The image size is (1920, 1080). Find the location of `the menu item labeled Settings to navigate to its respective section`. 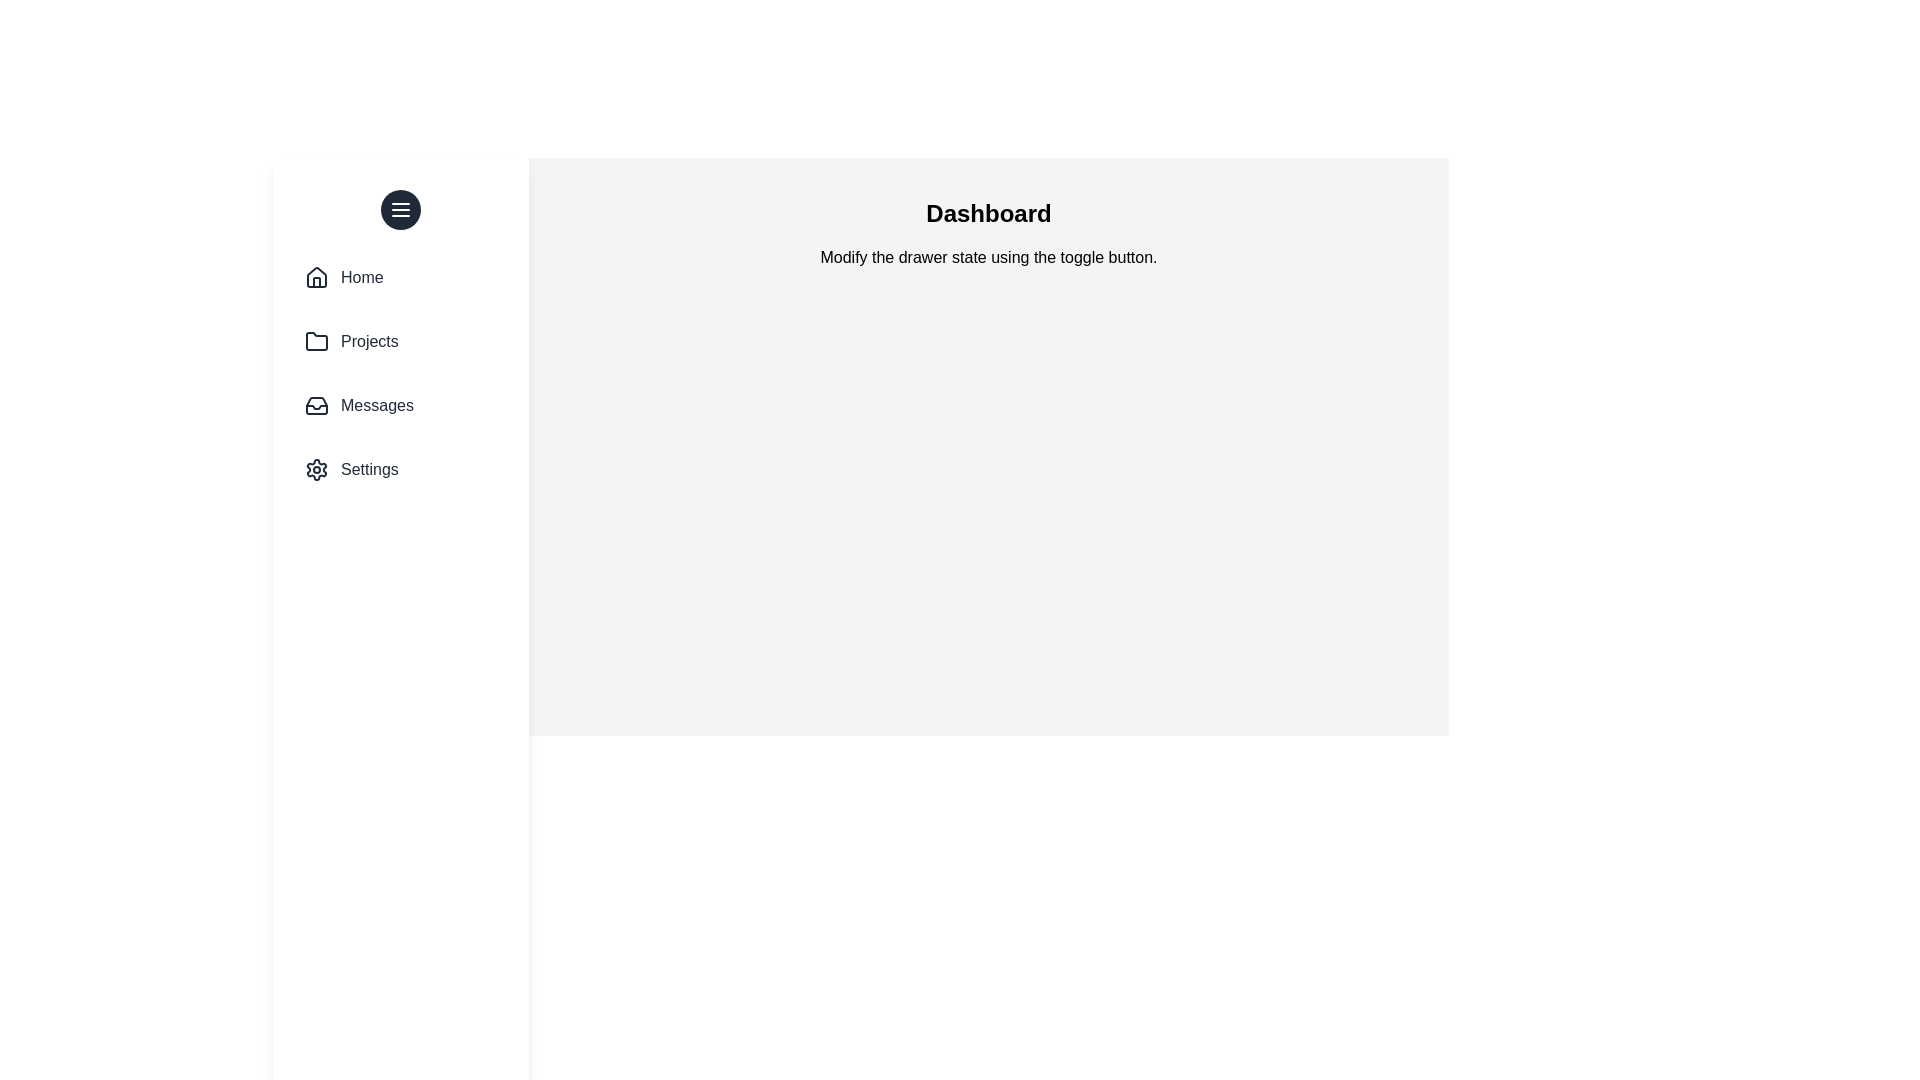

the menu item labeled Settings to navigate to its respective section is located at coordinates (400, 470).